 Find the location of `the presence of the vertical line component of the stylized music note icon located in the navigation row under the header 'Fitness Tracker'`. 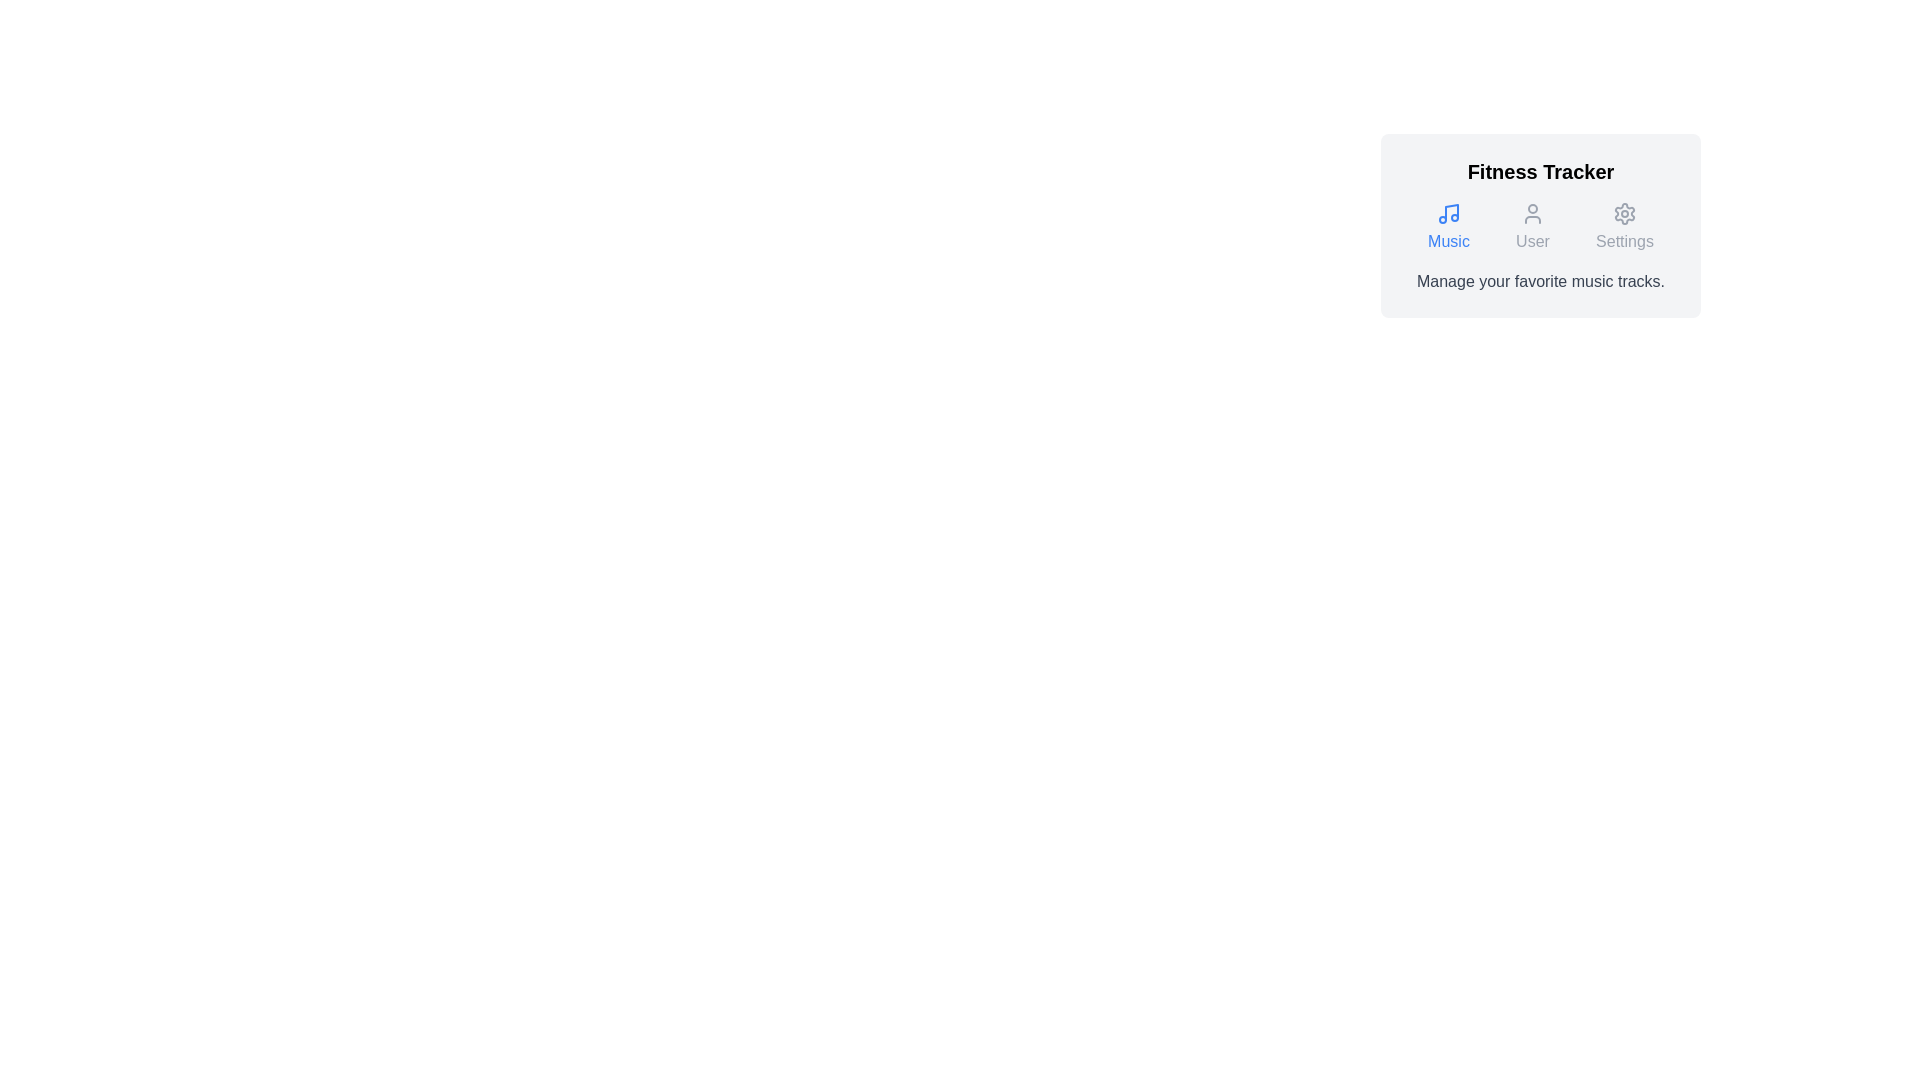

the presence of the vertical line component of the stylized music note icon located in the navigation row under the header 'Fitness Tracker' is located at coordinates (1451, 212).